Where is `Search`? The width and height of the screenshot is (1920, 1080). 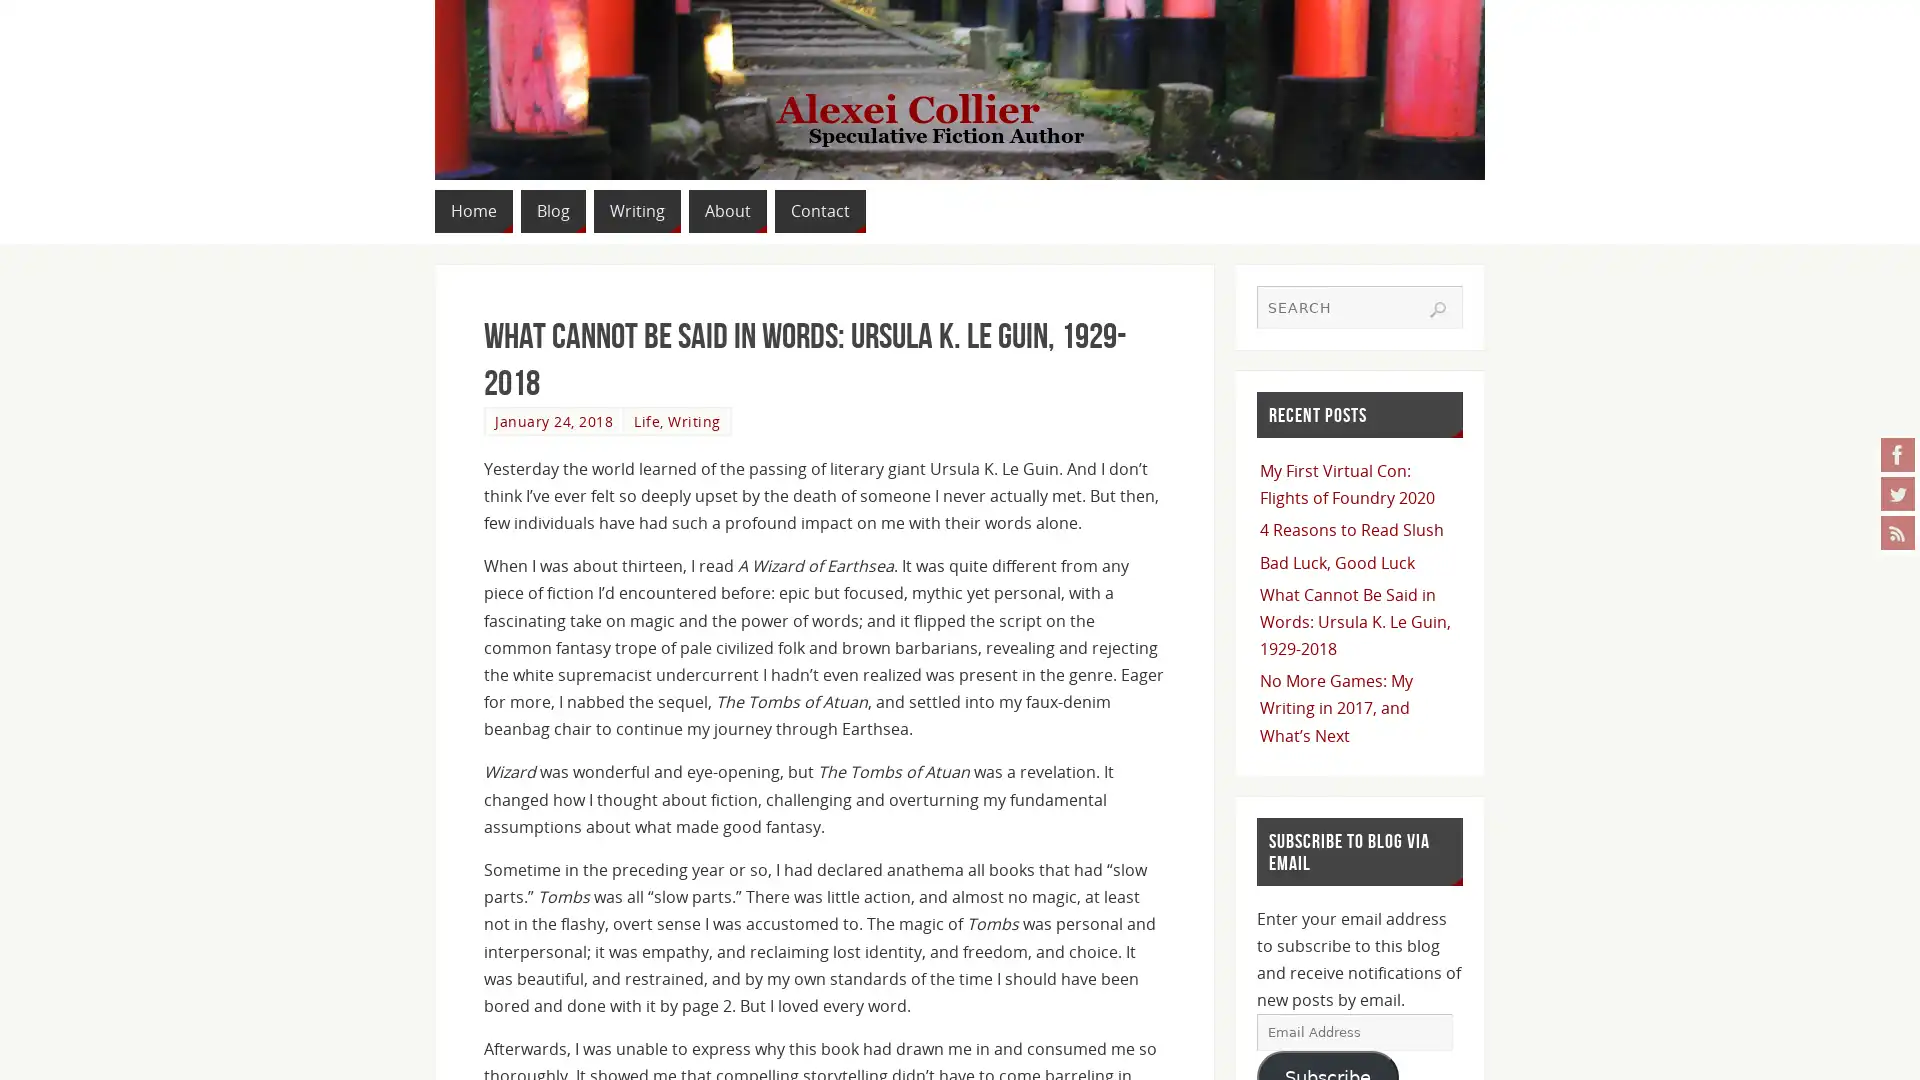
Search is located at coordinates (1437, 308).